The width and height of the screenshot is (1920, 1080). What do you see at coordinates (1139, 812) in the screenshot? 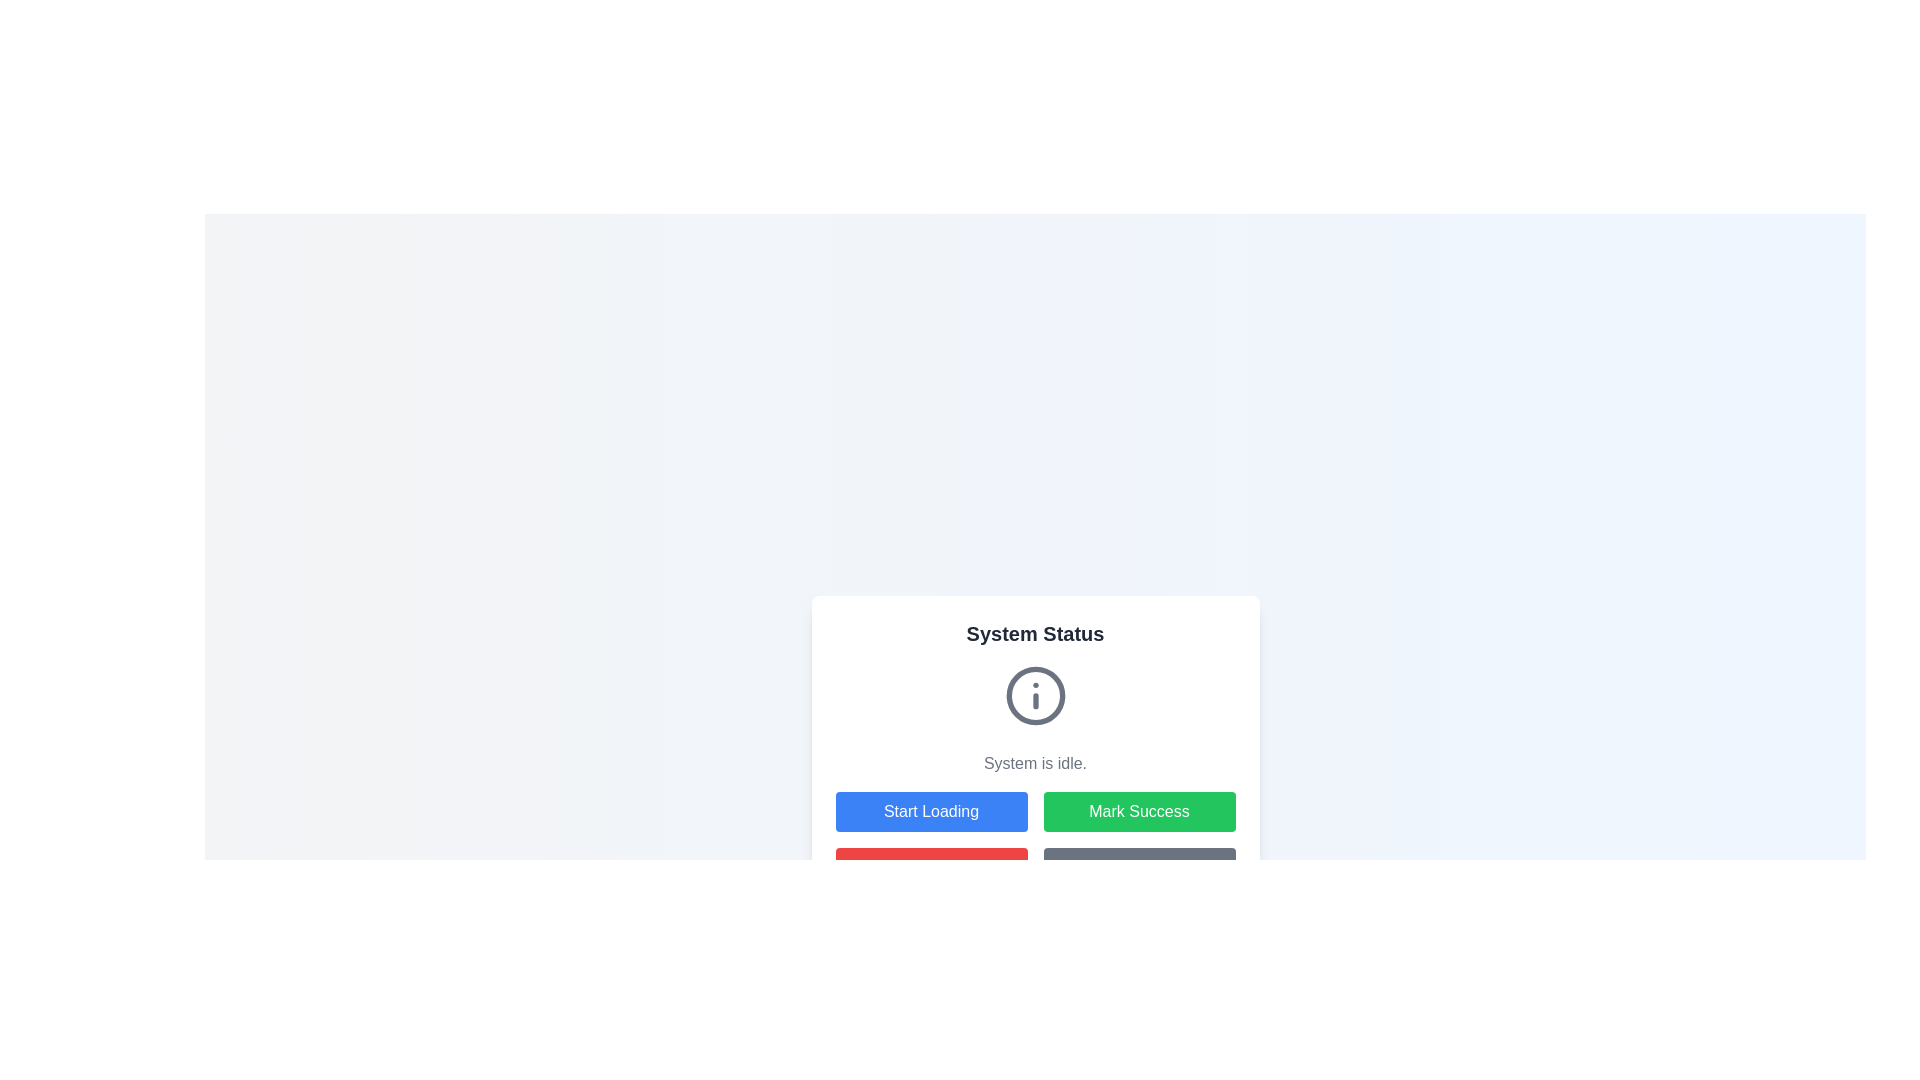
I see `the 'Mark Success' button, which has a green background and white text, located in the second column of the first row in a 2x2 grid layout` at bounding box center [1139, 812].